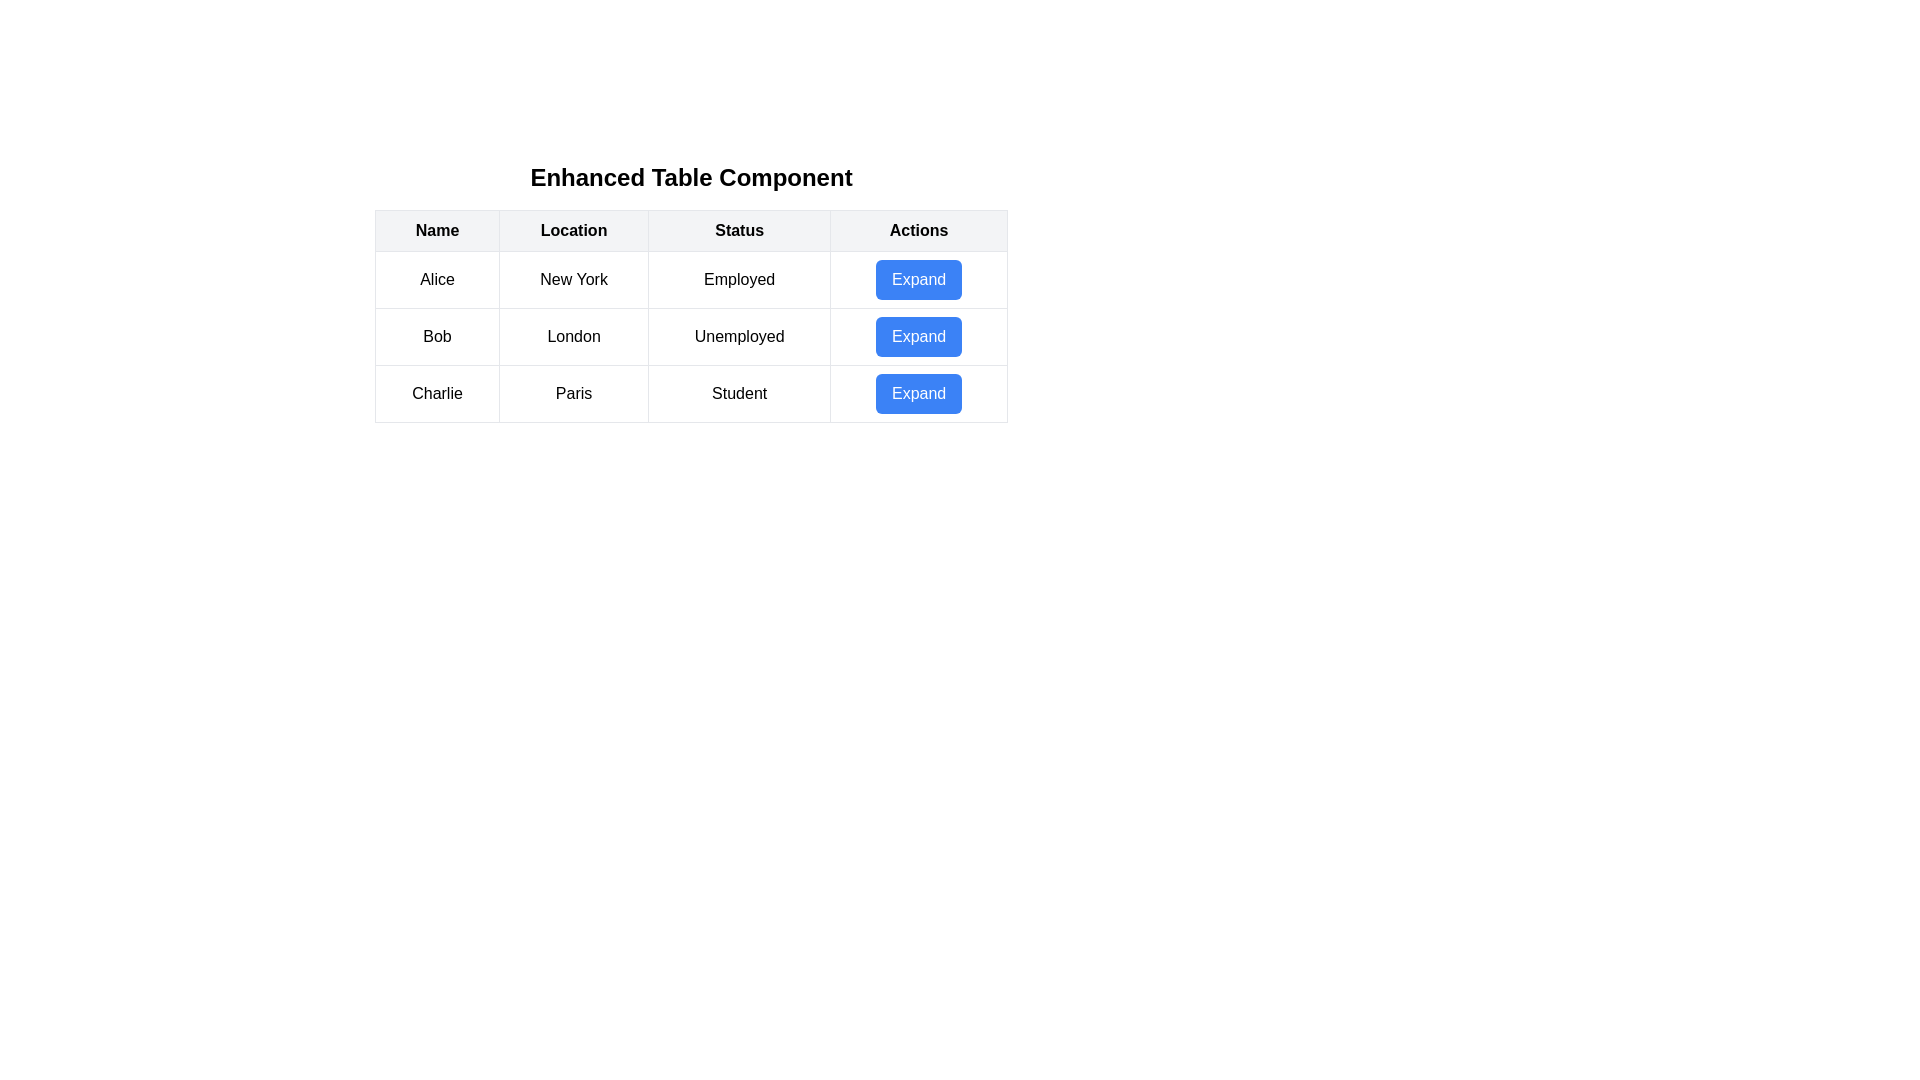  Describe the element at coordinates (918, 393) in the screenshot. I see `the third button in the rightmost column labeled 'Actions'` at that location.